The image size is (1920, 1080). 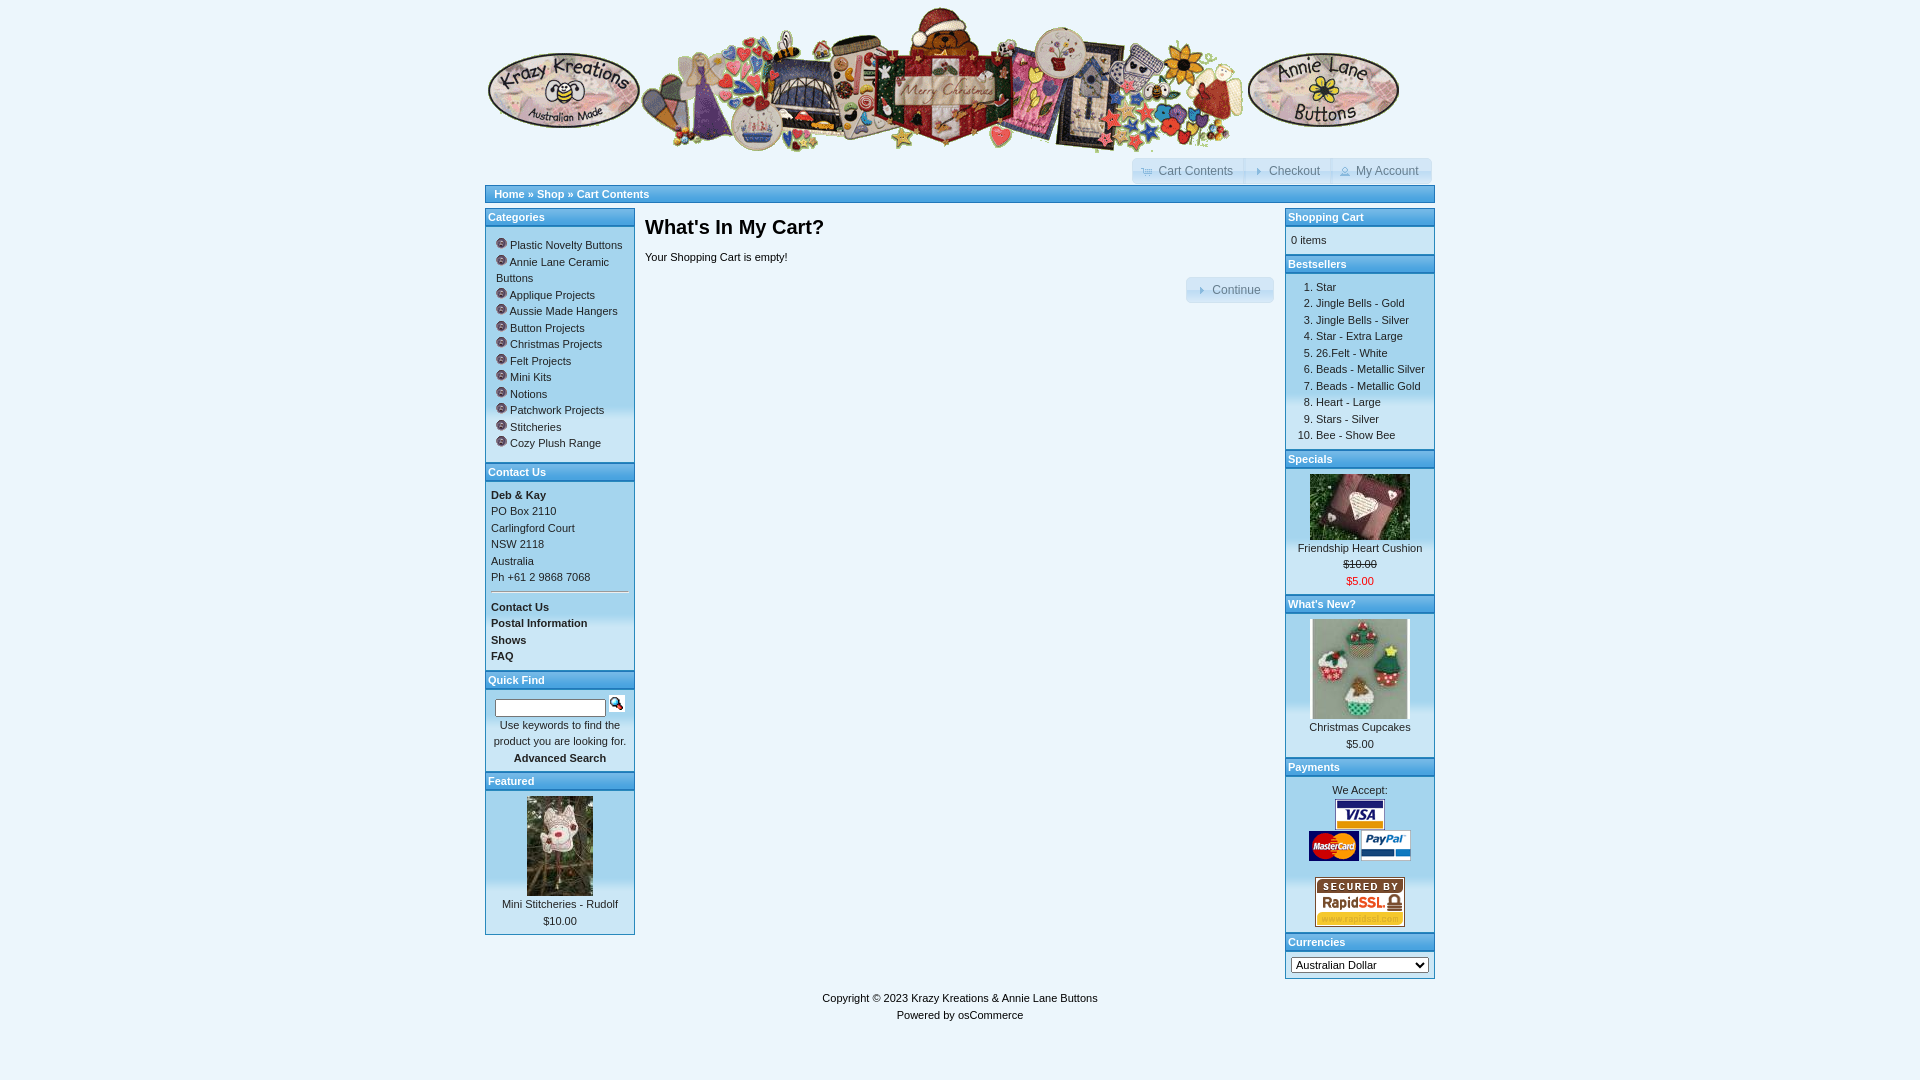 I want to click on 'Beads - Metallic Silver', so click(x=1369, y=369).